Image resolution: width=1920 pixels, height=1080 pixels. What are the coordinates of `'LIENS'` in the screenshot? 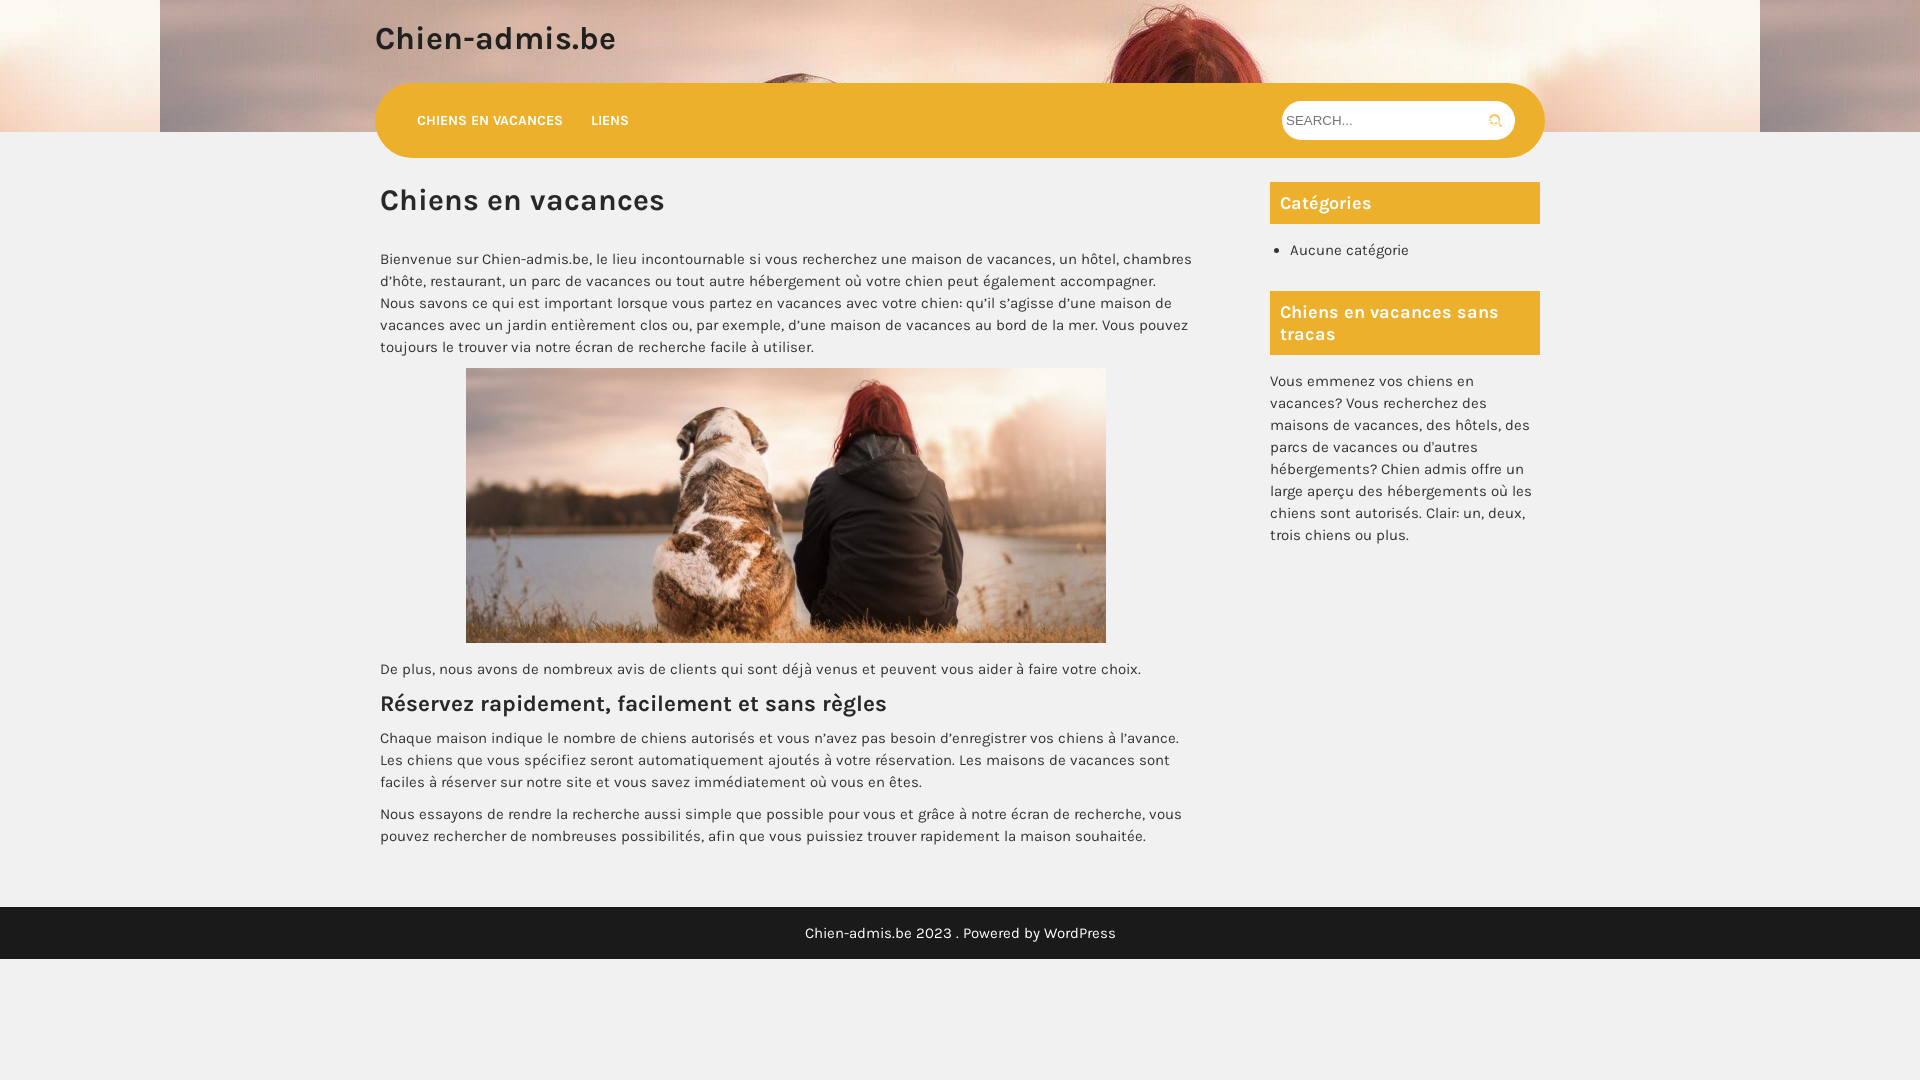 It's located at (608, 120).